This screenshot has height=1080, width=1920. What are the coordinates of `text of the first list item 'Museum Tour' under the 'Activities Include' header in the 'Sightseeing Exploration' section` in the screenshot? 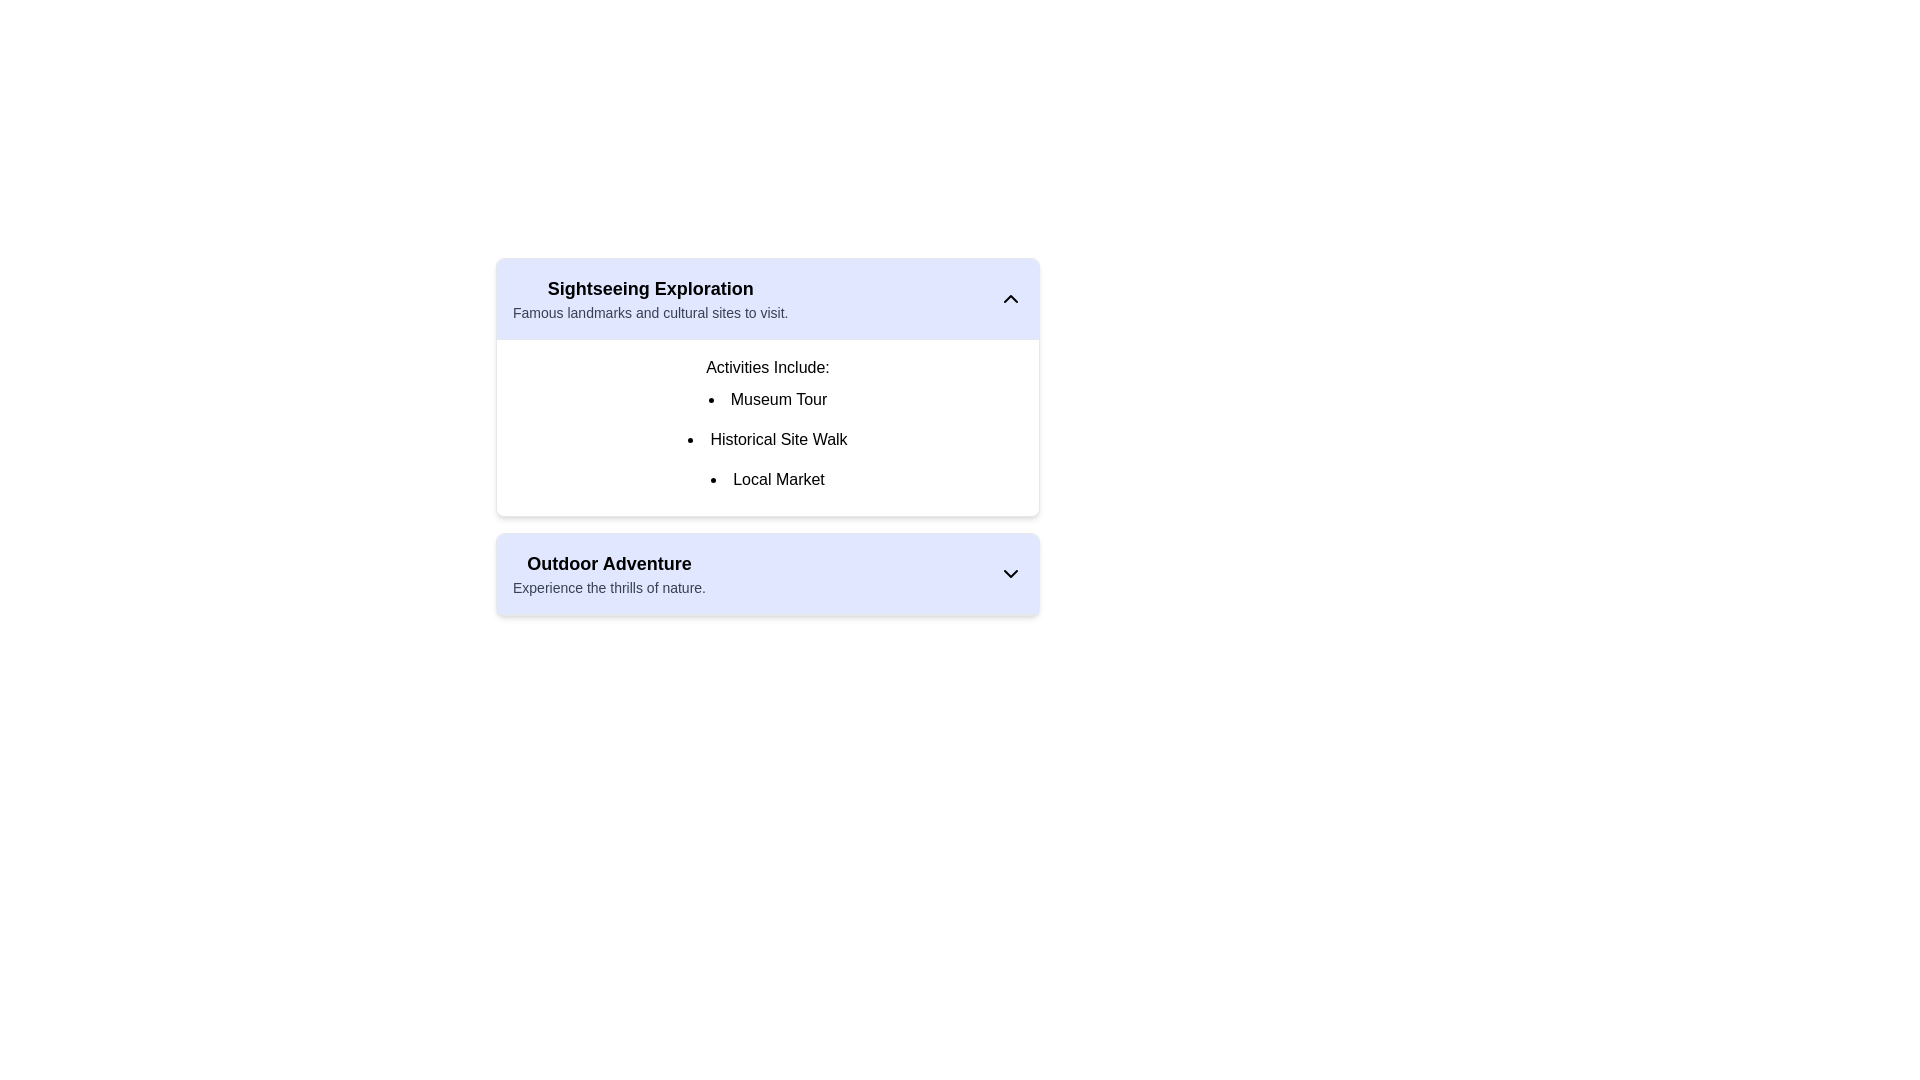 It's located at (767, 400).